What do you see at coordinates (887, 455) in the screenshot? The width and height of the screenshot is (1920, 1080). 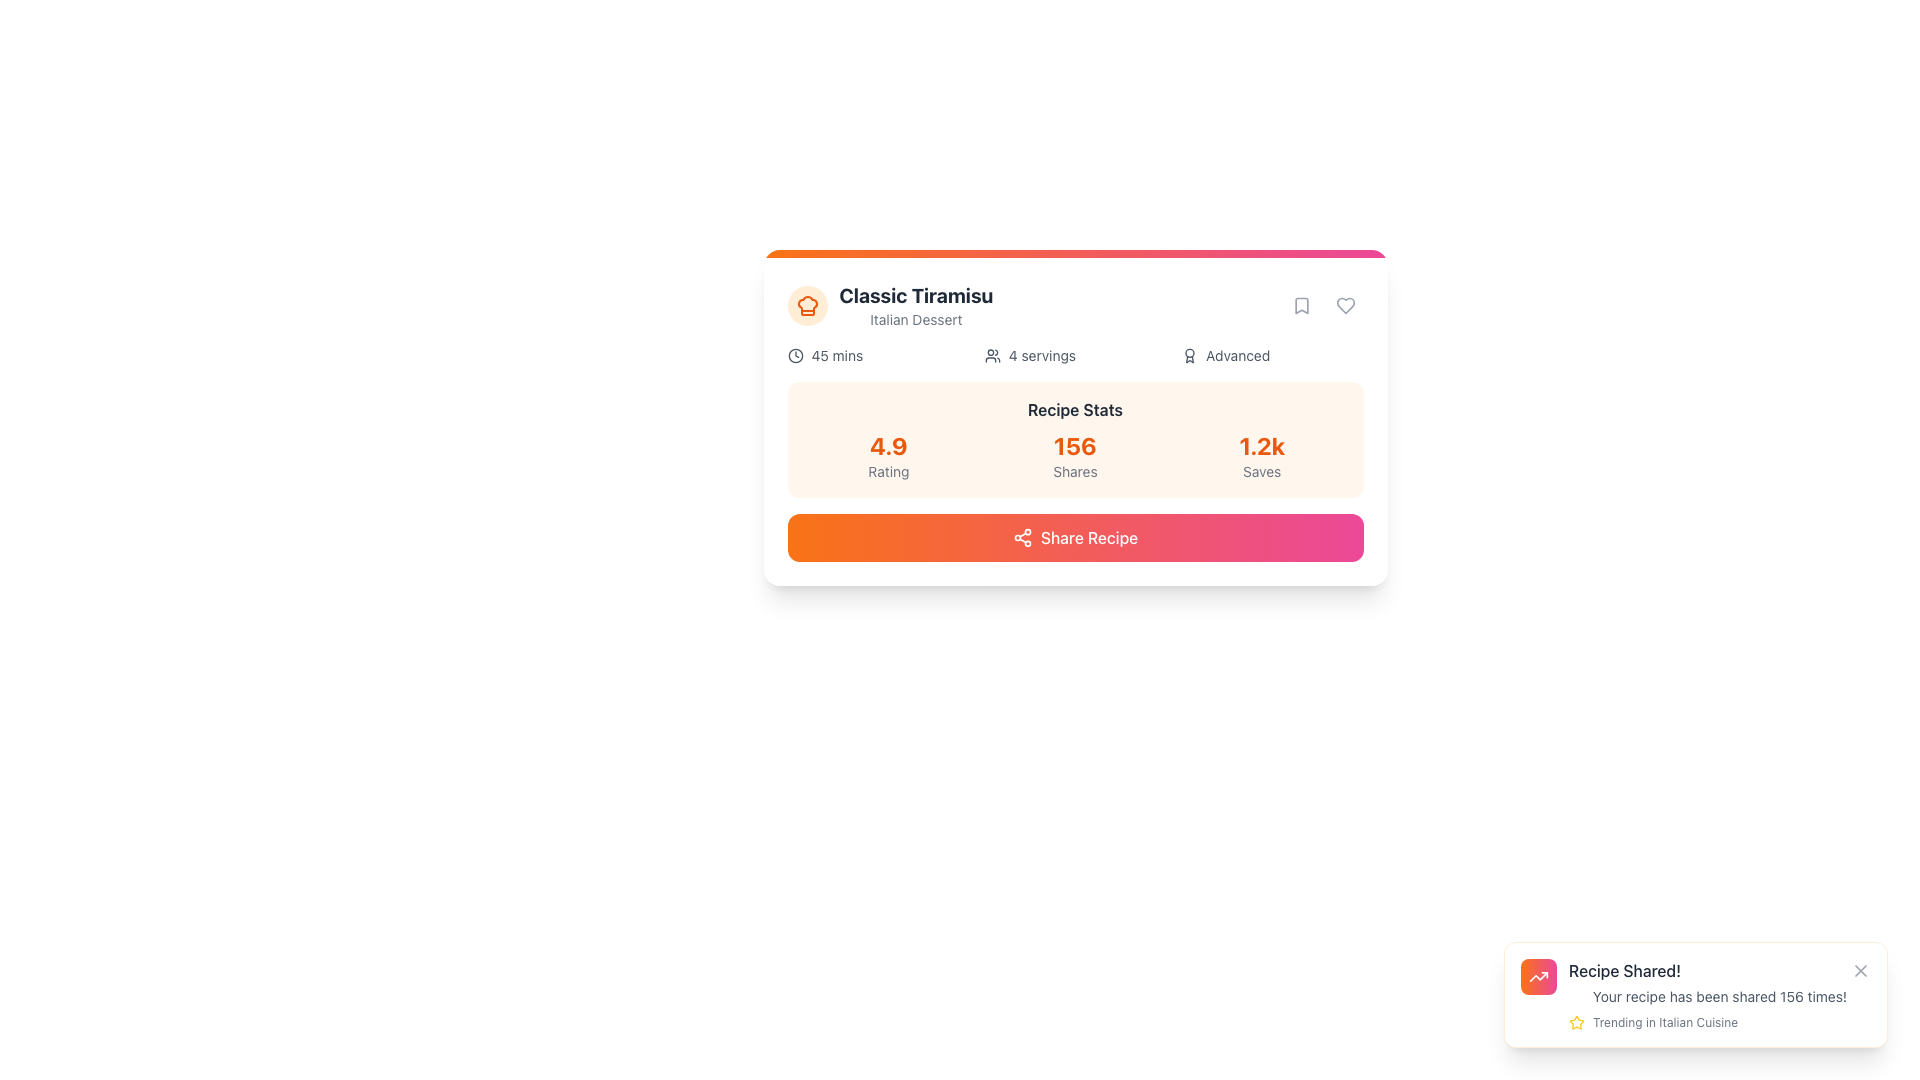 I see `the Text Display showing the rating '4.9' in bold orange font above the word 'Rating' in gray font, located in the 'Recipe Stats' section` at bounding box center [887, 455].